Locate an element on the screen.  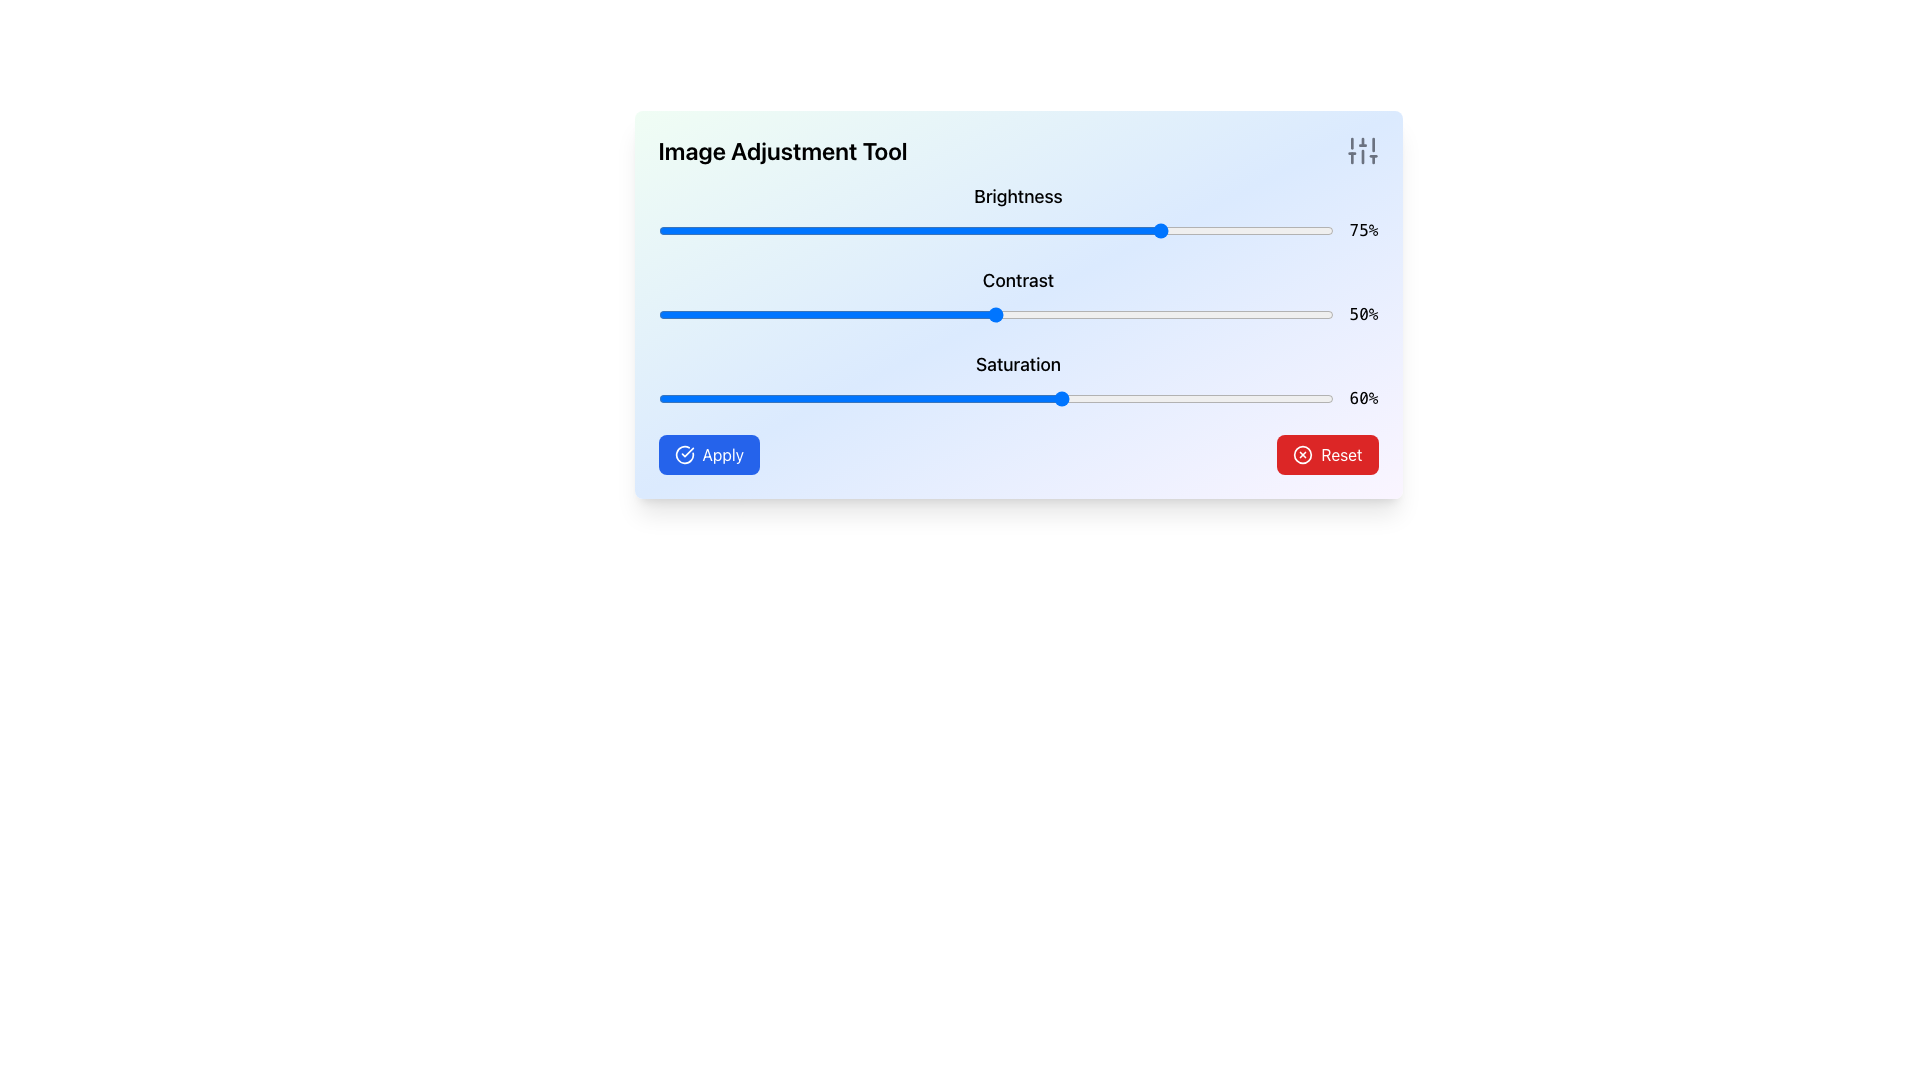
the static text displaying the current brightness adjustment value ('75%'), which is positioned to the right of the brightness slider control is located at coordinates (1362, 230).